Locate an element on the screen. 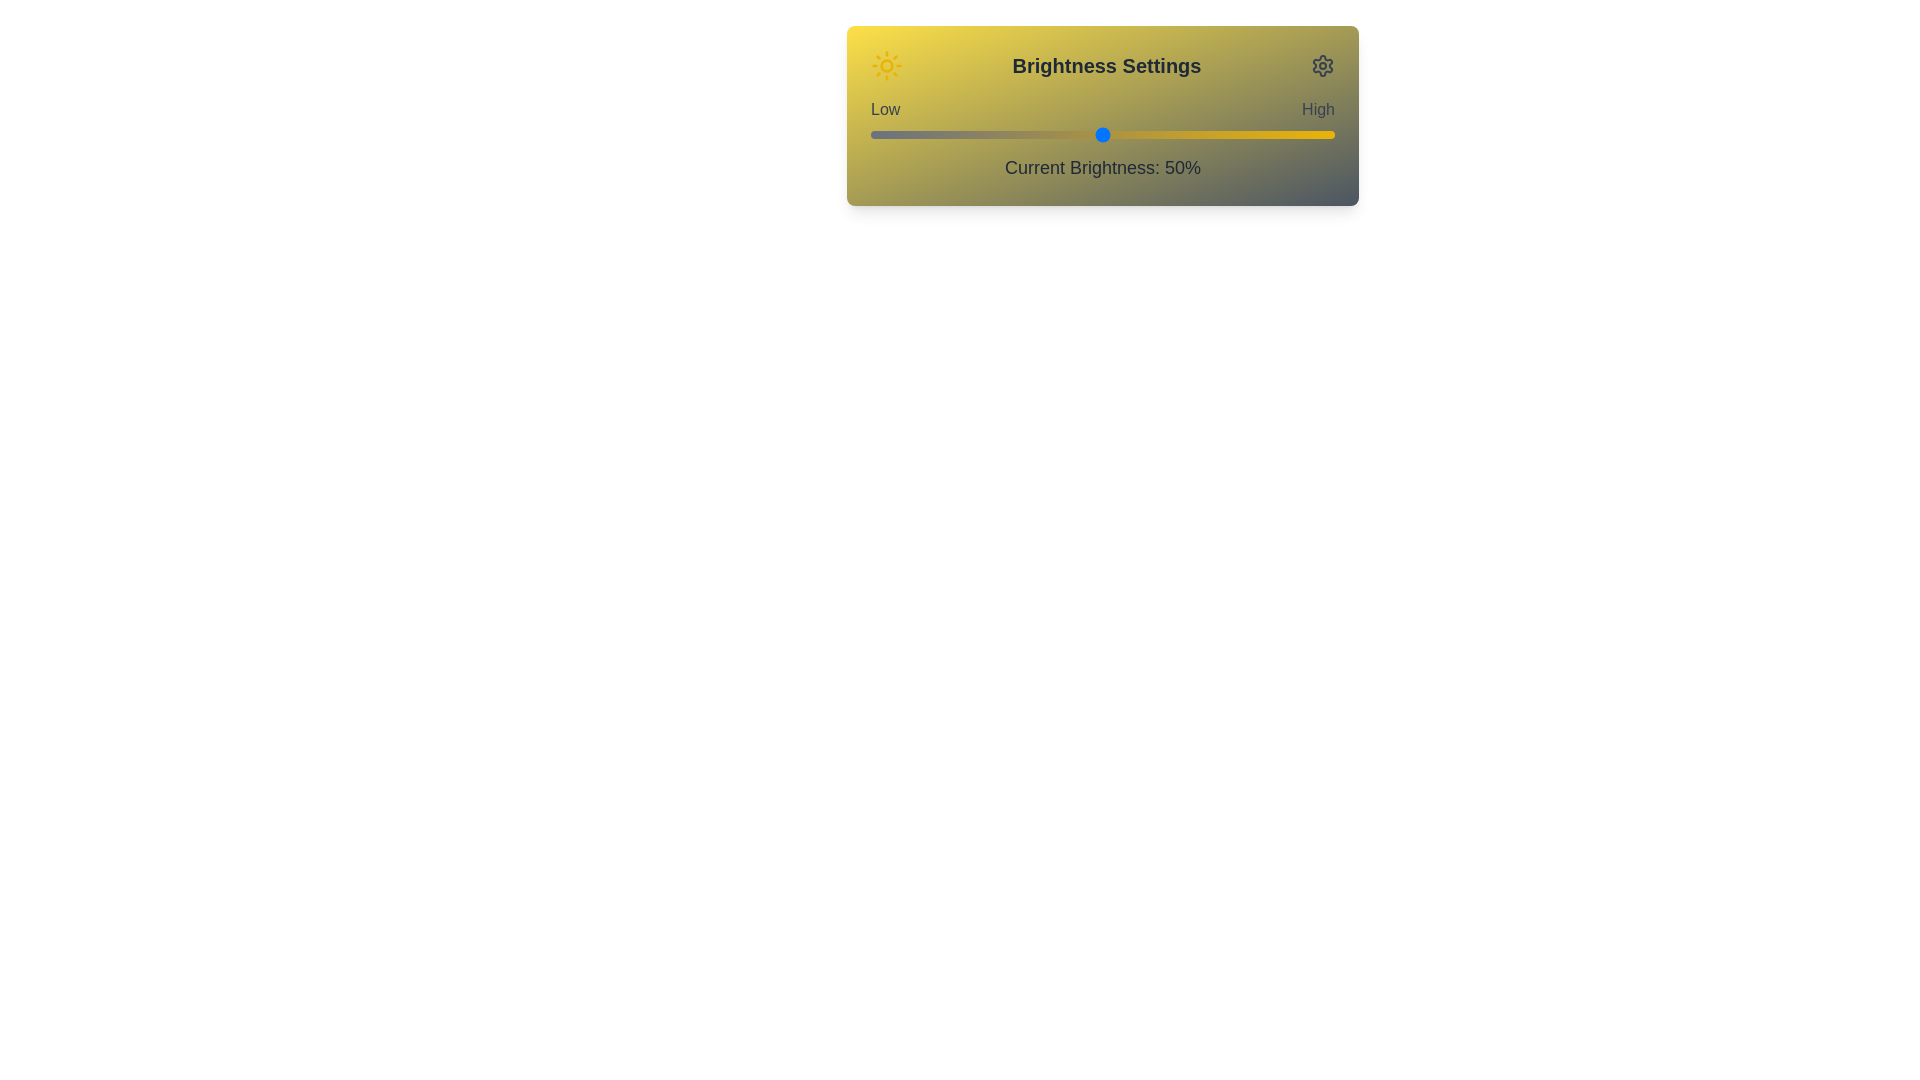 The width and height of the screenshot is (1920, 1080). the brightness slider to 1% is located at coordinates (875, 135).